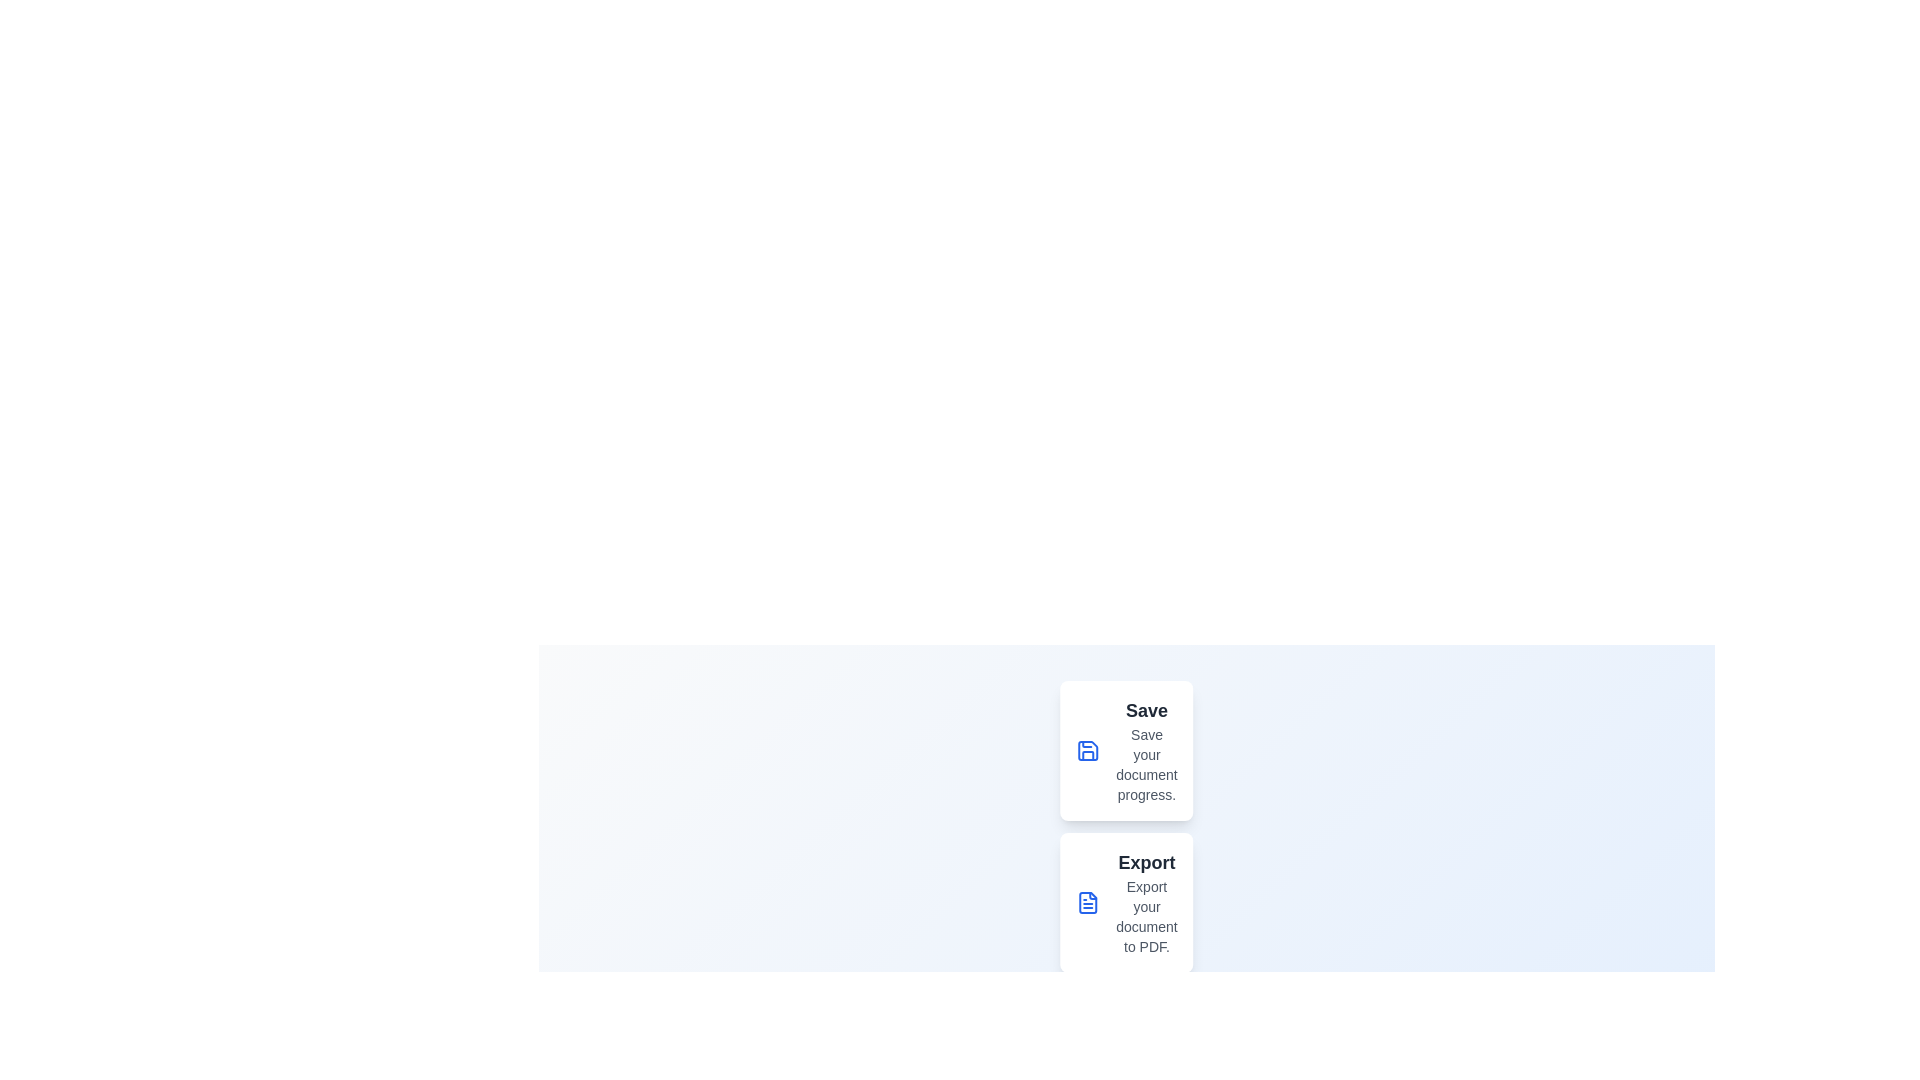  What do you see at coordinates (1127, 902) in the screenshot?
I see `the menu option Export from the speed dial menu` at bounding box center [1127, 902].